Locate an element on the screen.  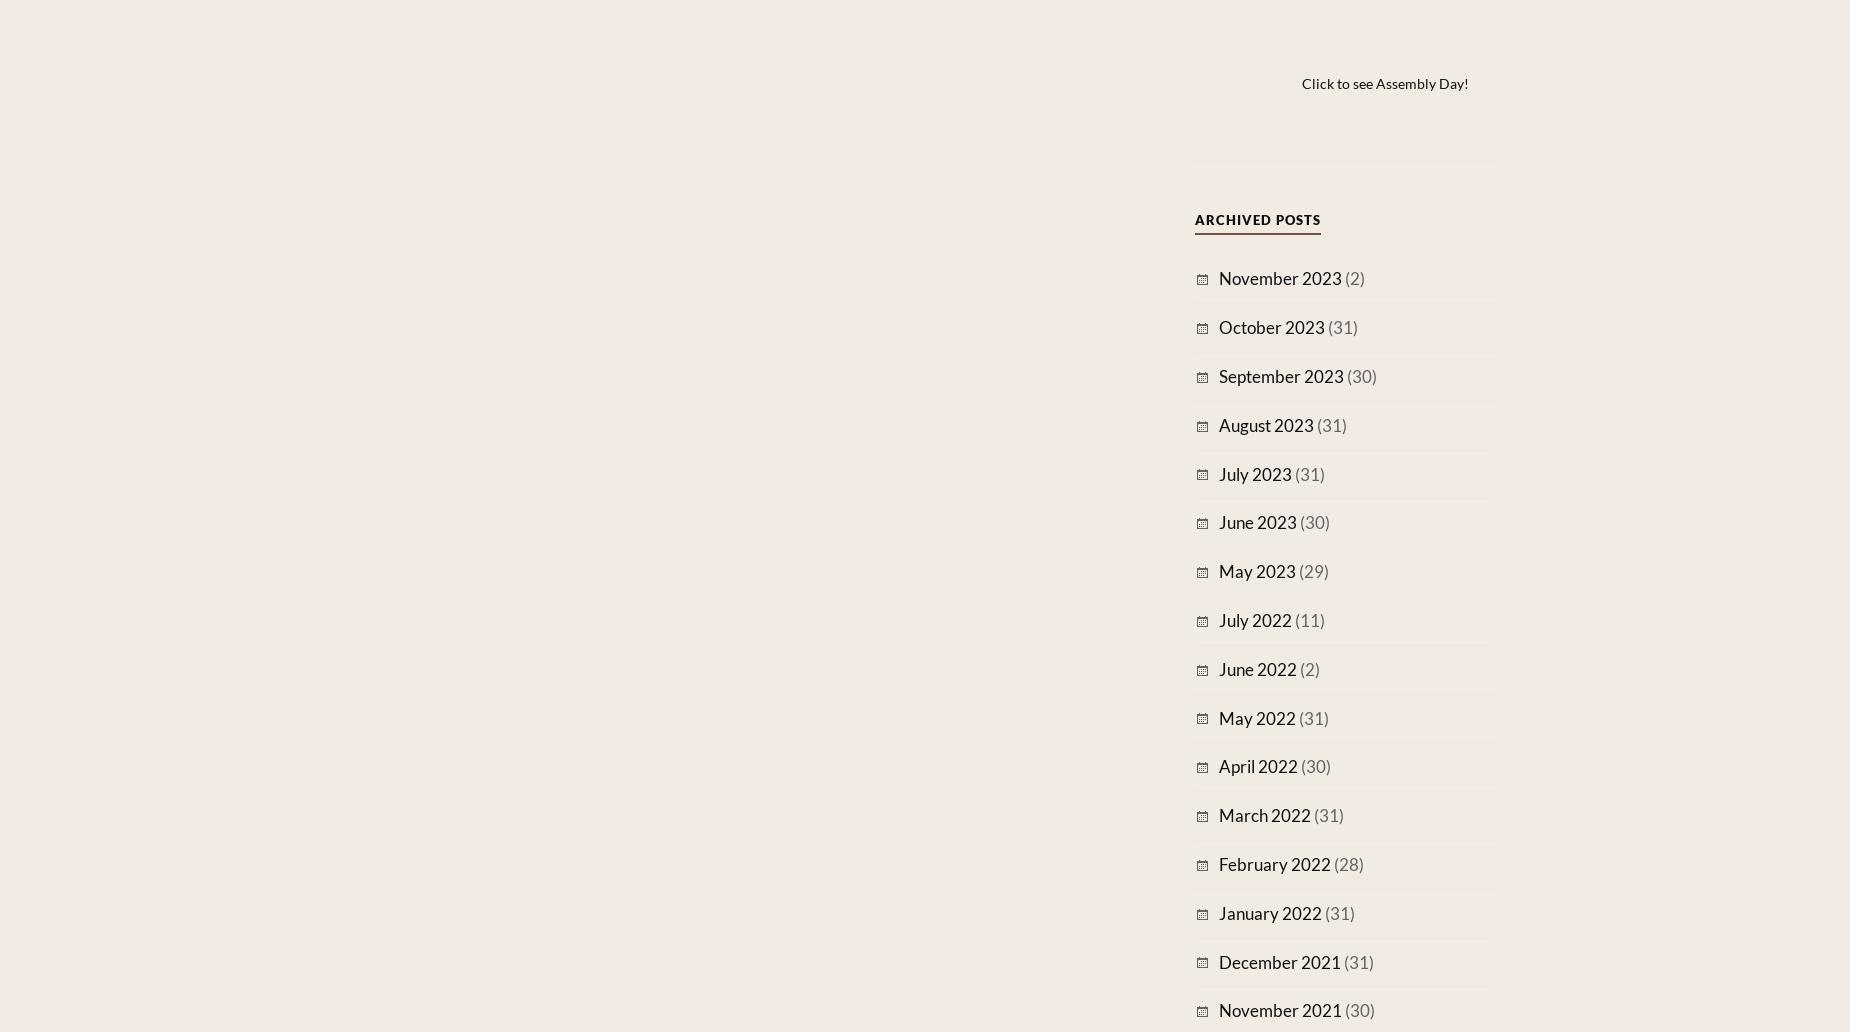
'May 2022' is located at coordinates (1256, 716).